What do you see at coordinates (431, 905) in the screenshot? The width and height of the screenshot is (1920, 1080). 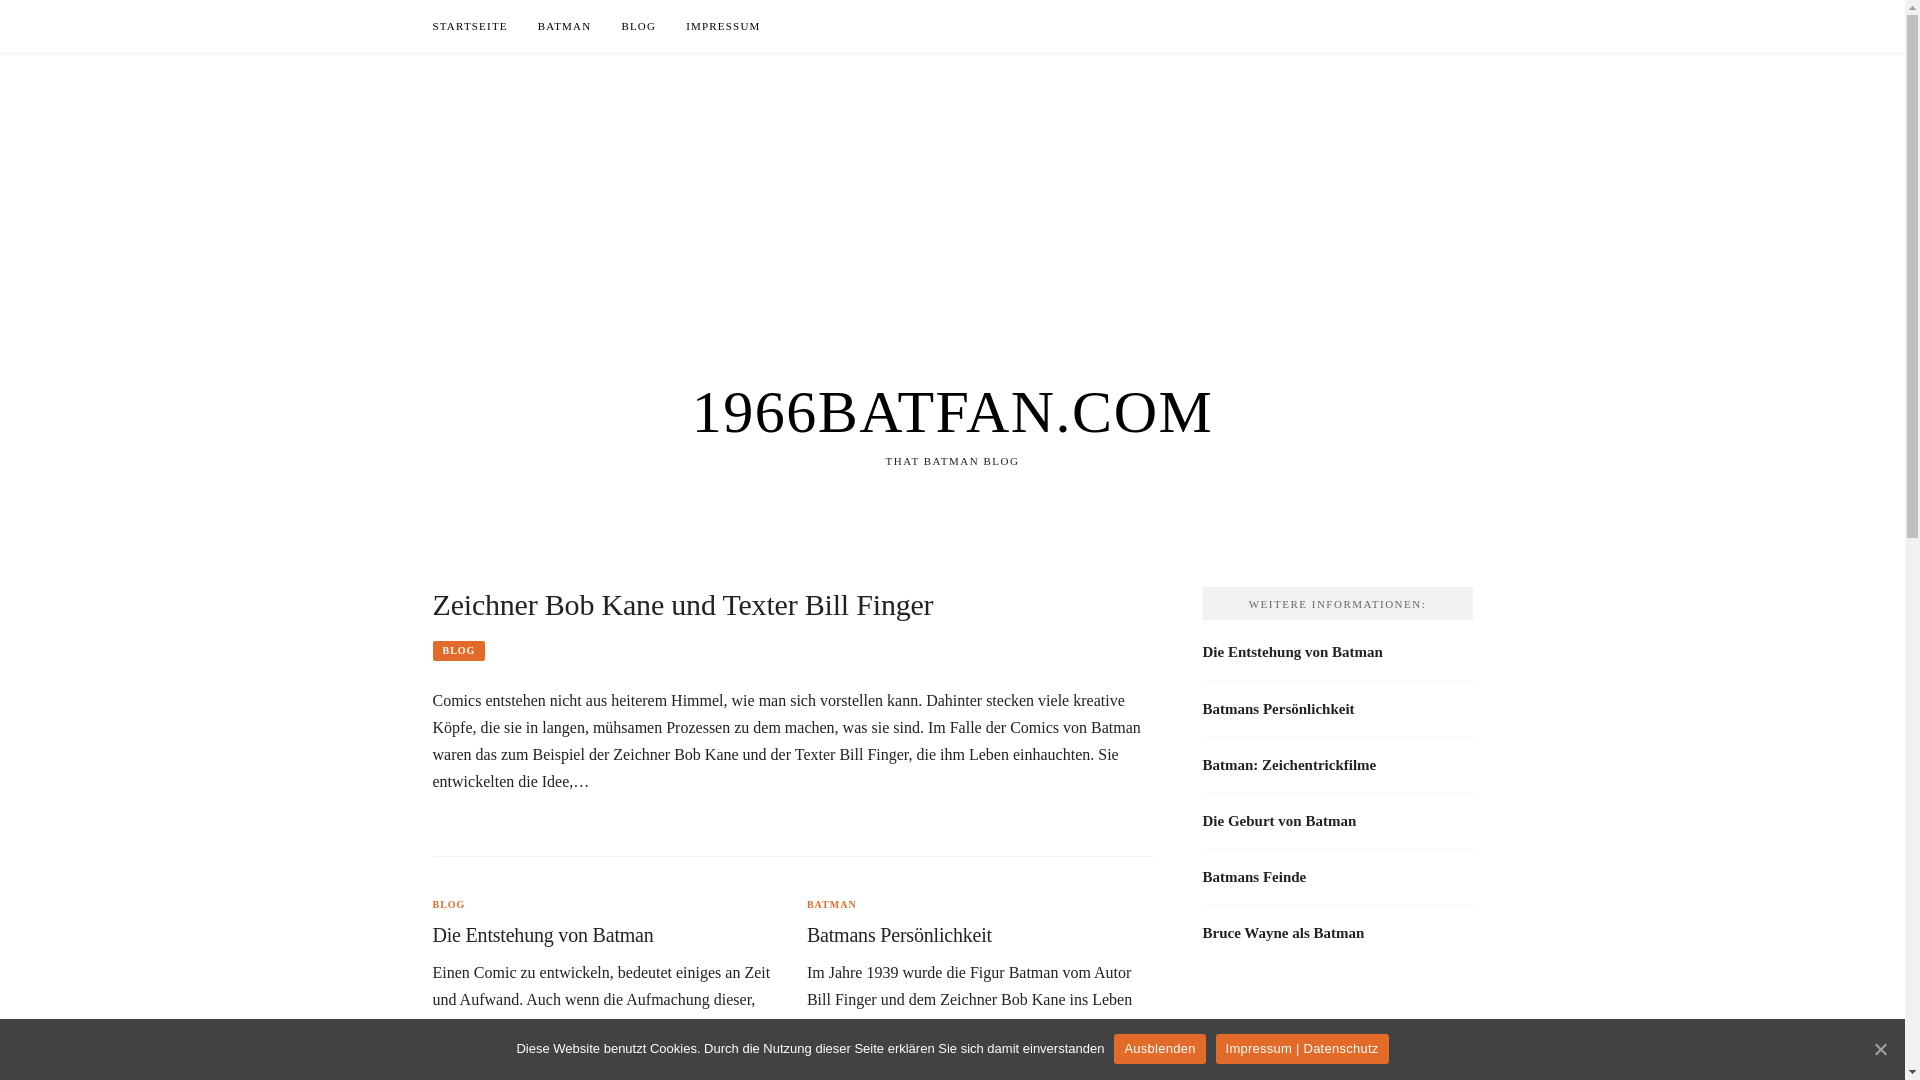 I see `'BLOG'` at bounding box center [431, 905].